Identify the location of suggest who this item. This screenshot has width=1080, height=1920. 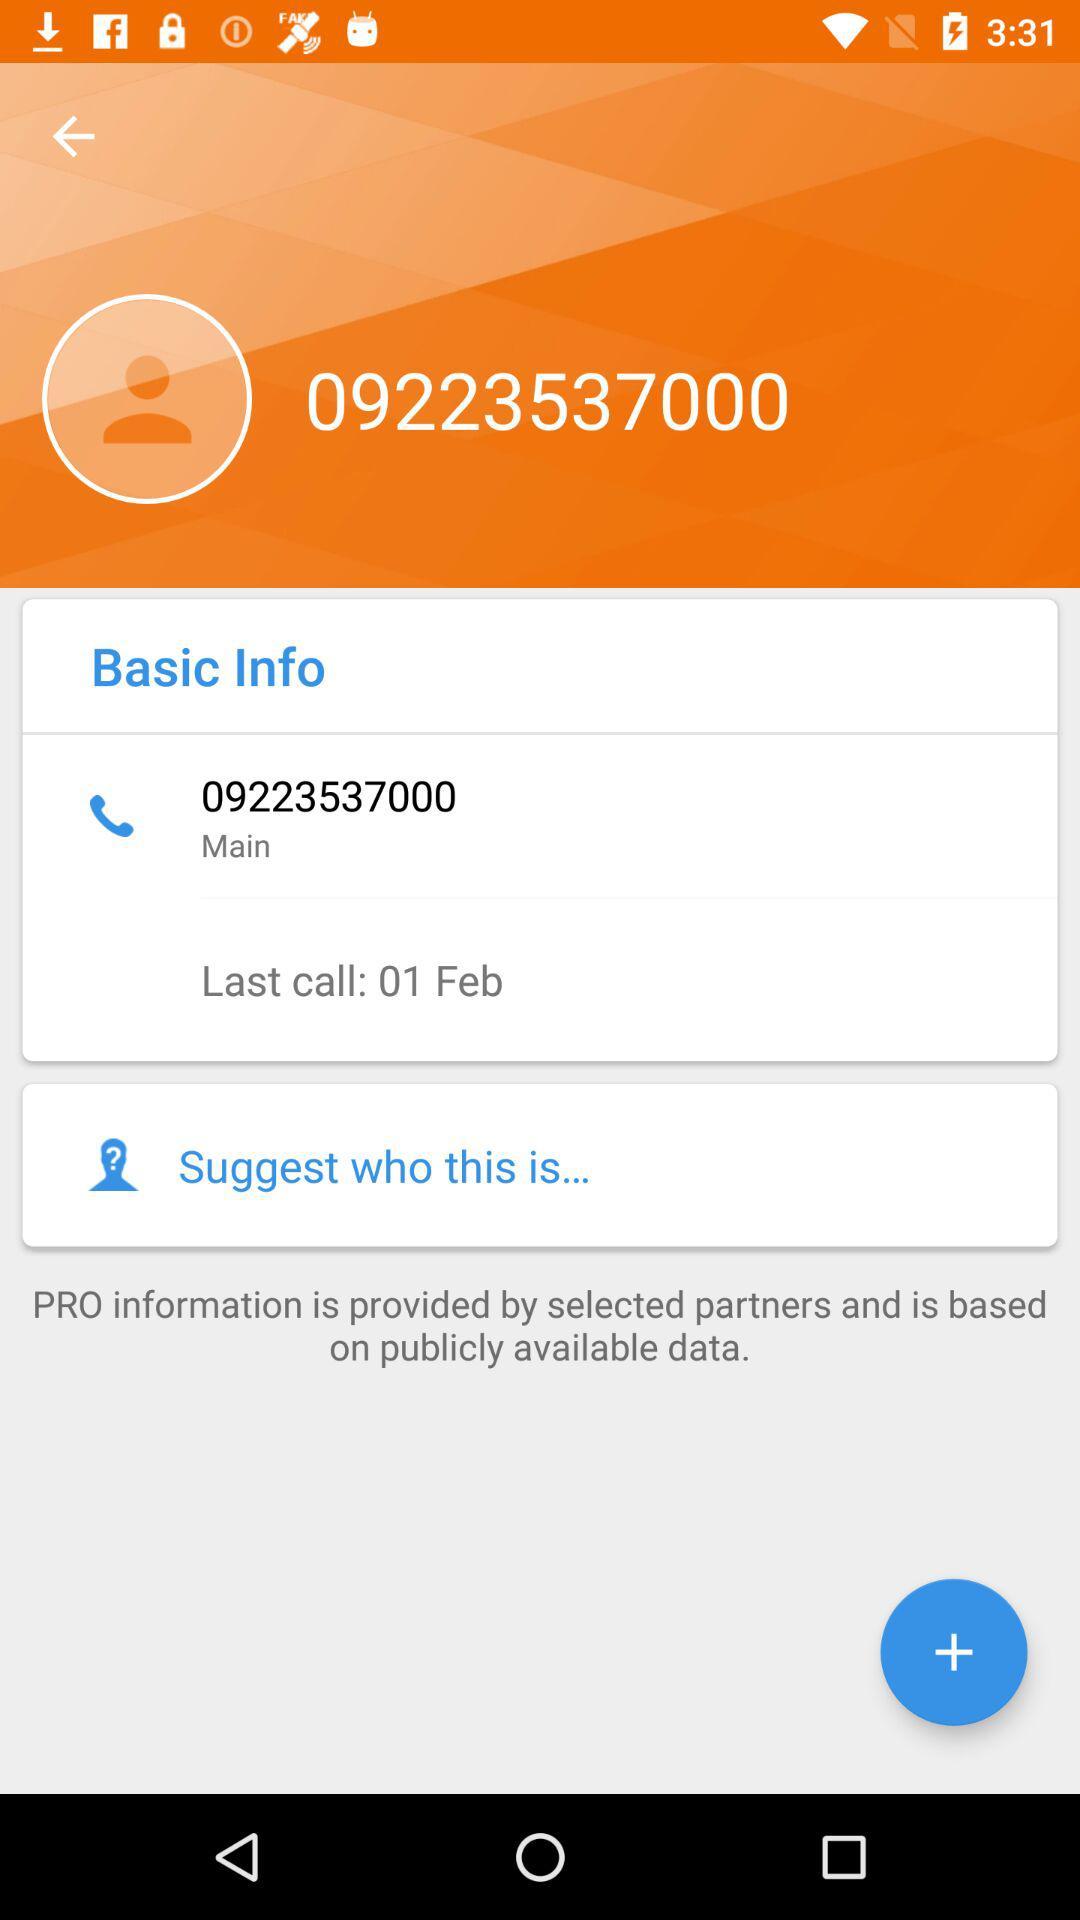
(540, 1165).